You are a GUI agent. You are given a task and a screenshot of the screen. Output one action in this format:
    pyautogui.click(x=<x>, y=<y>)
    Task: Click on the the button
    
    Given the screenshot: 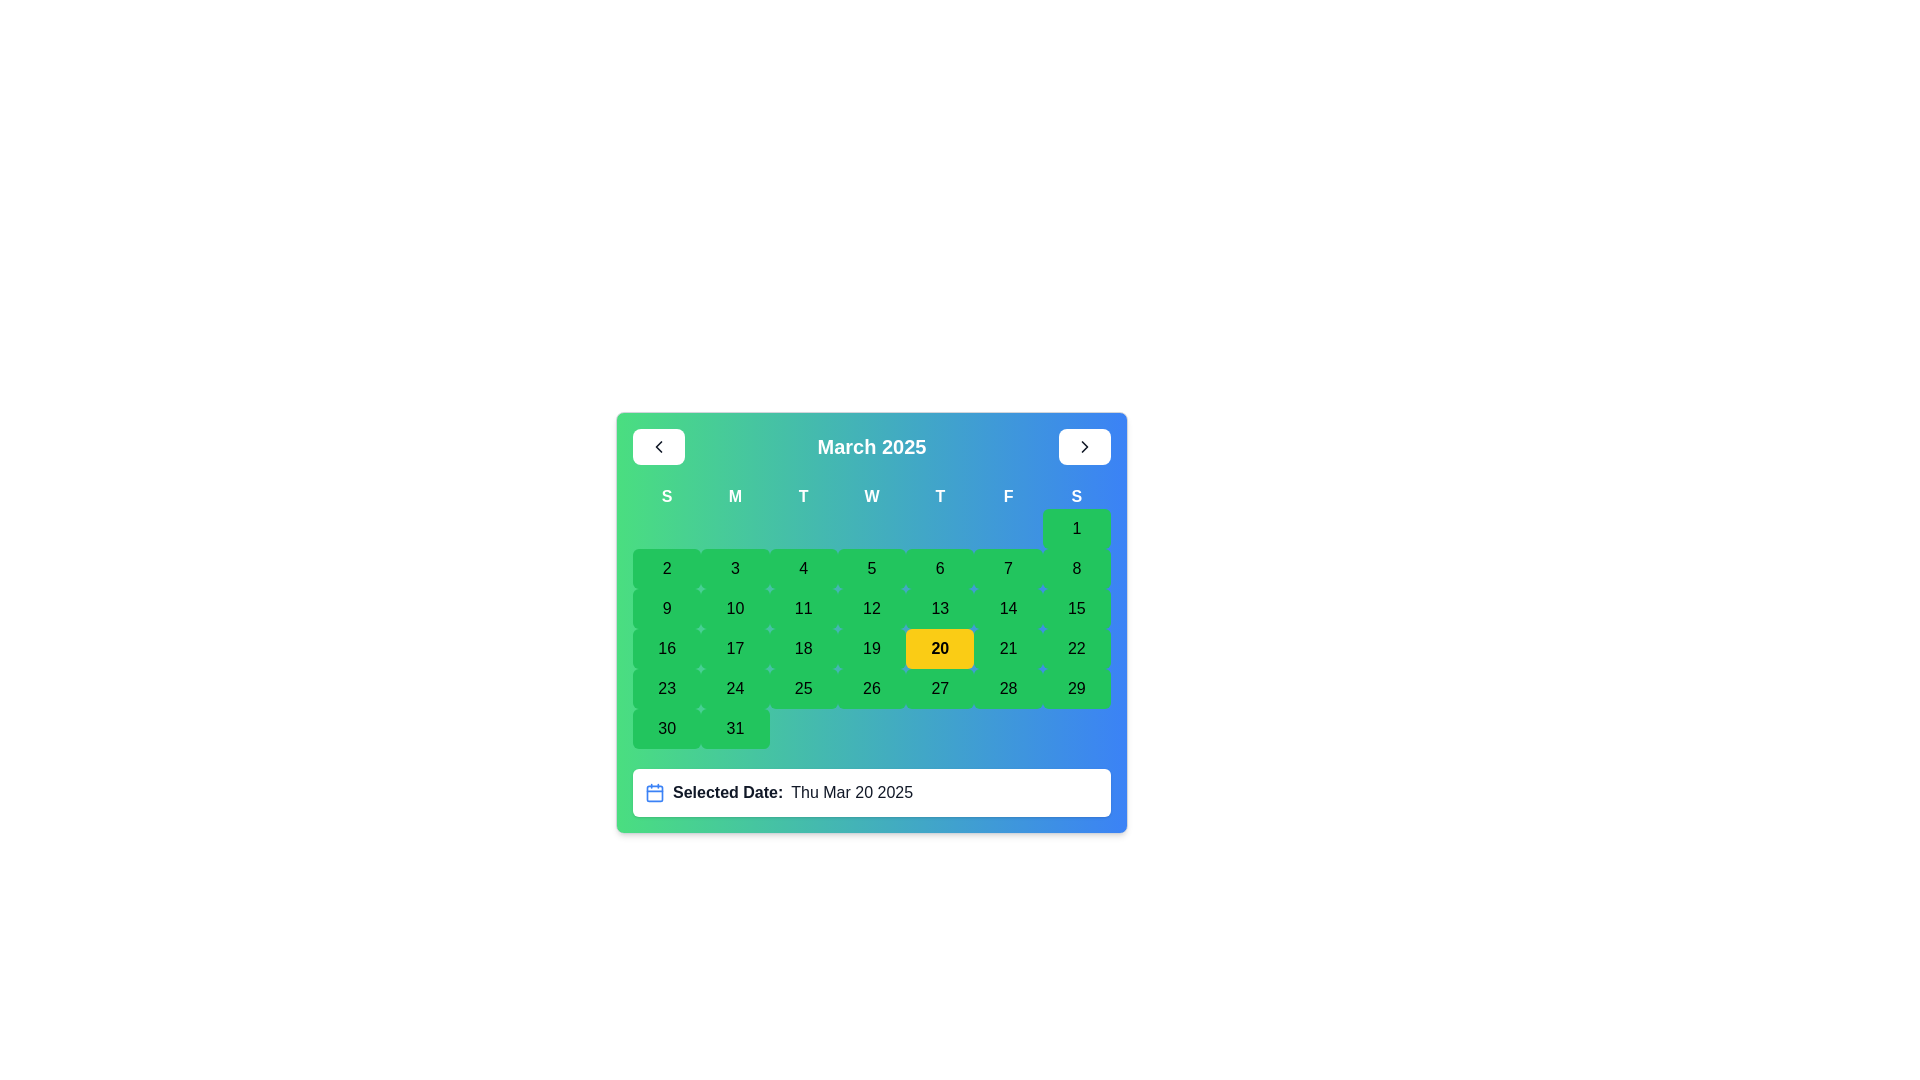 What is the action you would take?
    pyautogui.click(x=1008, y=688)
    